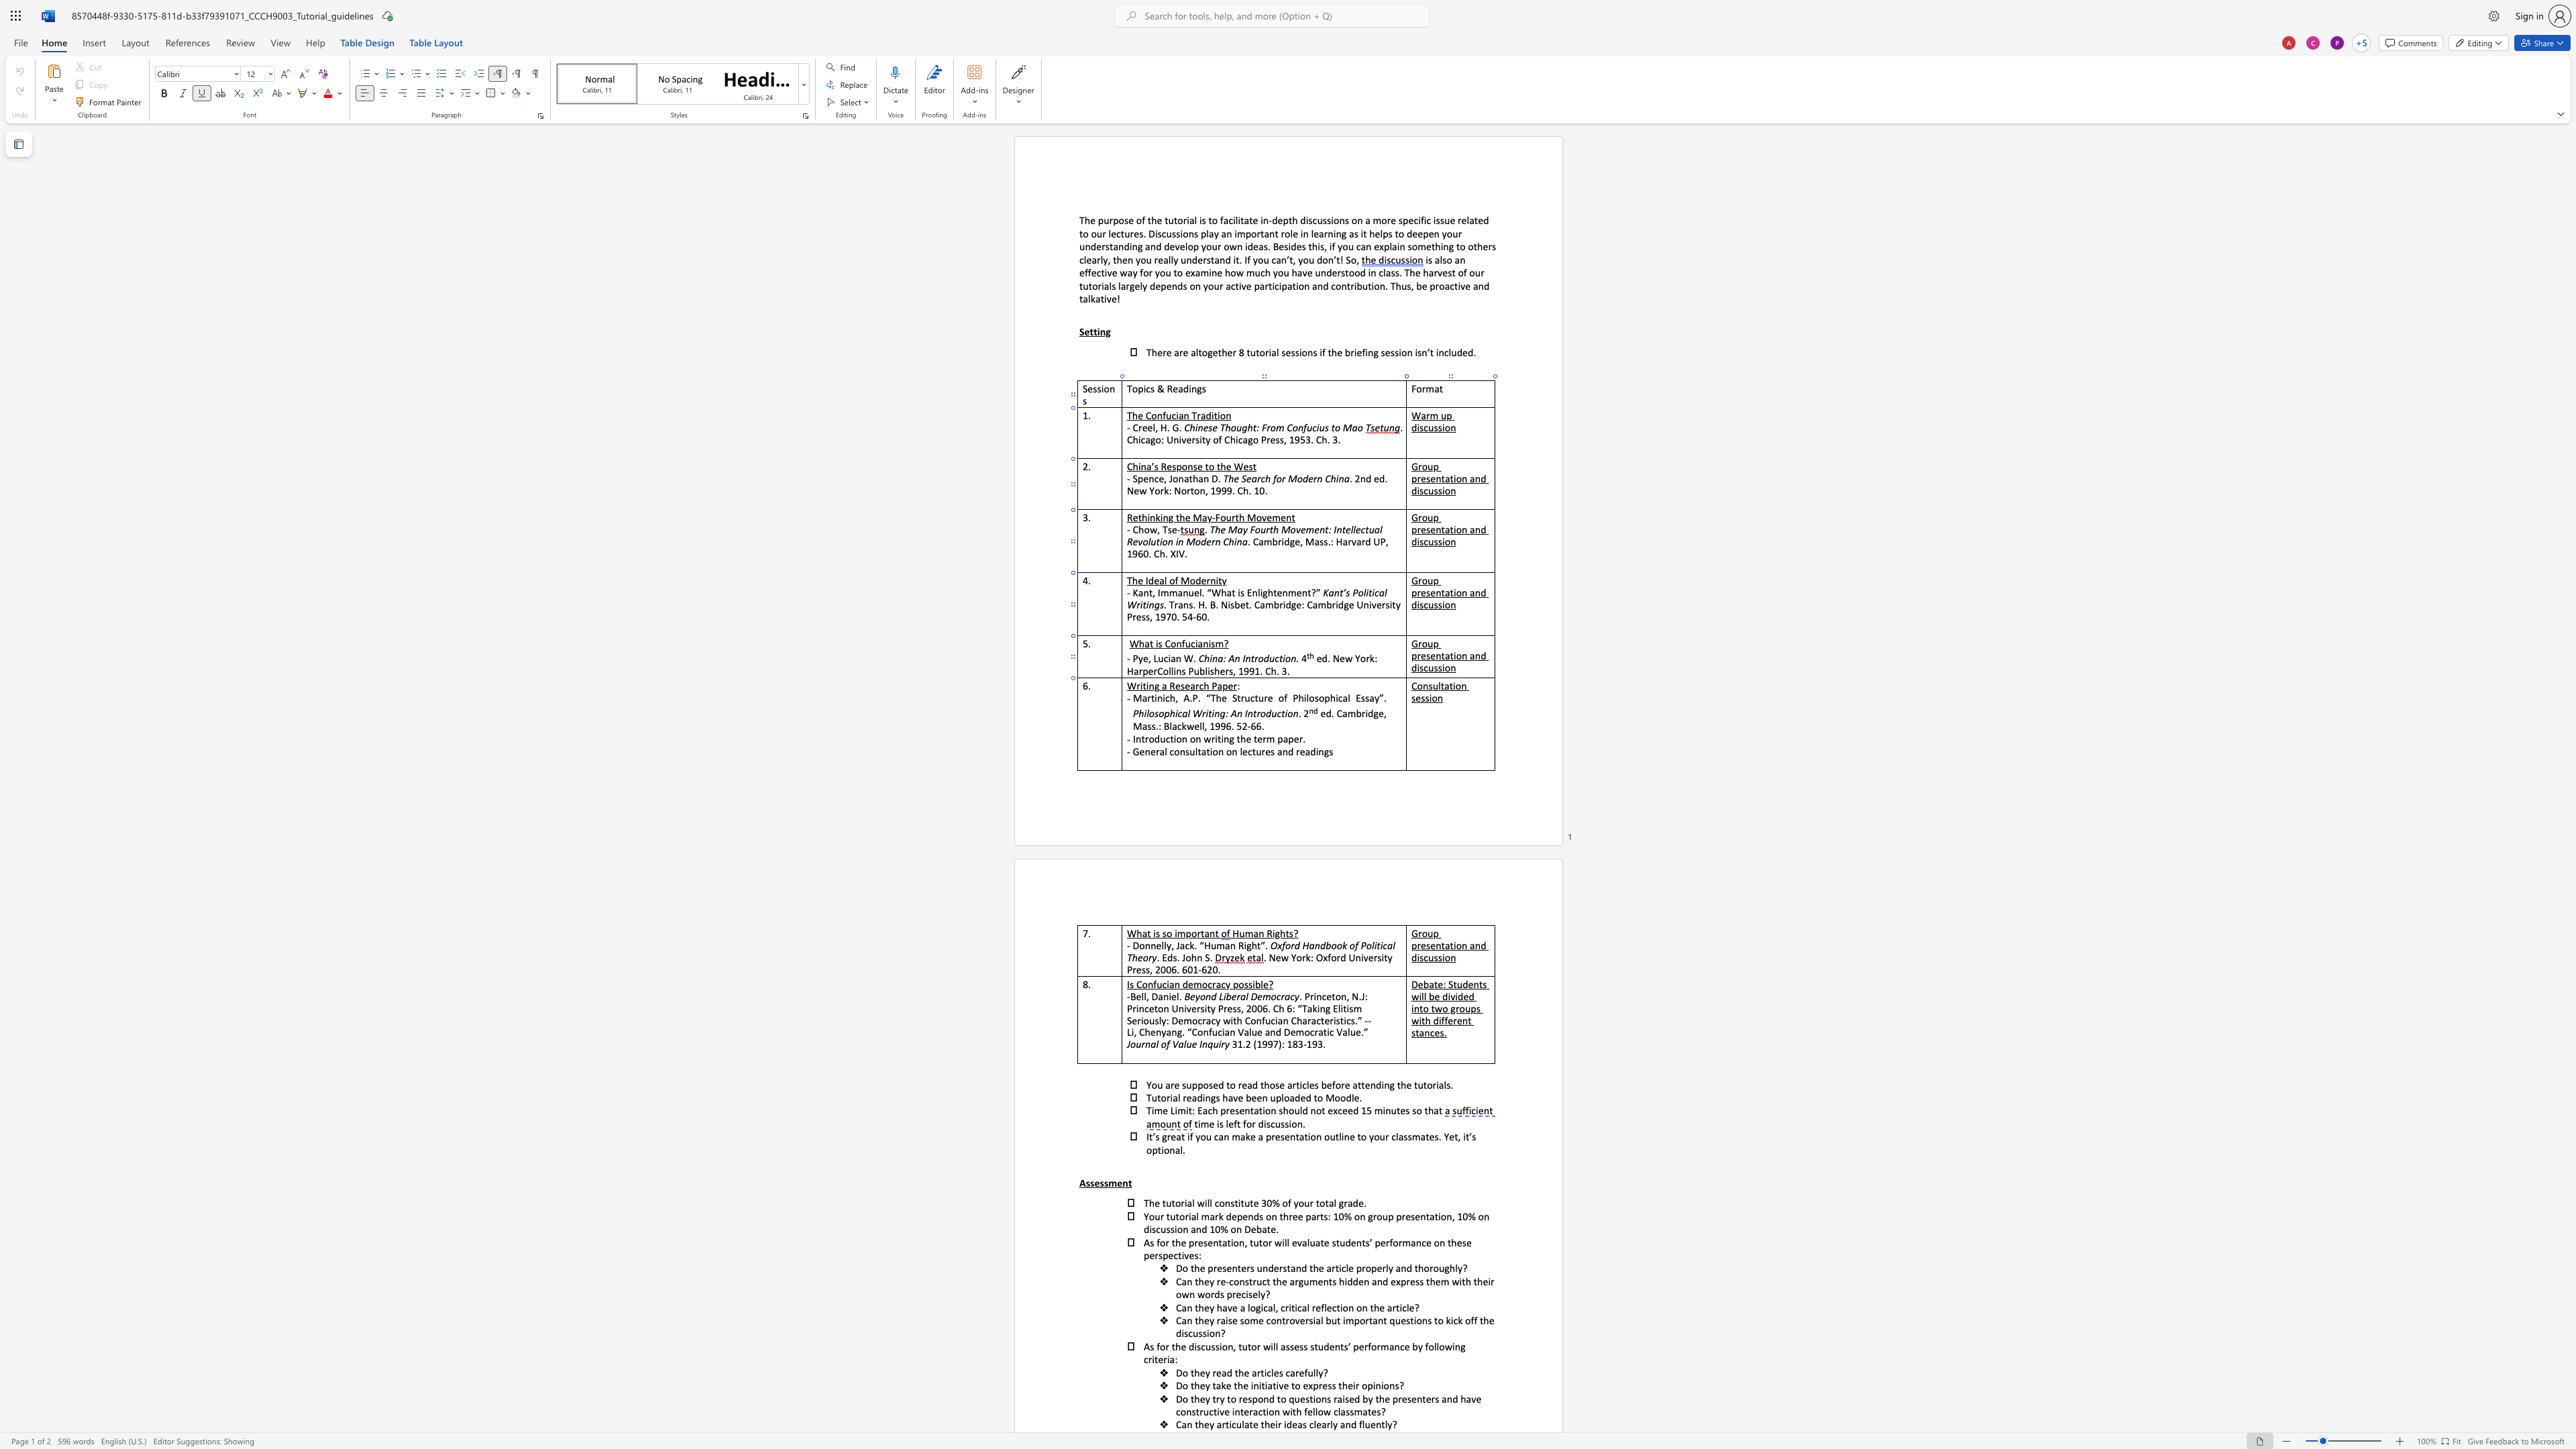 The image size is (2576, 1449). What do you see at coordinates (1146, 658) in the screenshot?
I see `the space between the continuous character "e" and "," in the text` at bounding box center [1146, 658].